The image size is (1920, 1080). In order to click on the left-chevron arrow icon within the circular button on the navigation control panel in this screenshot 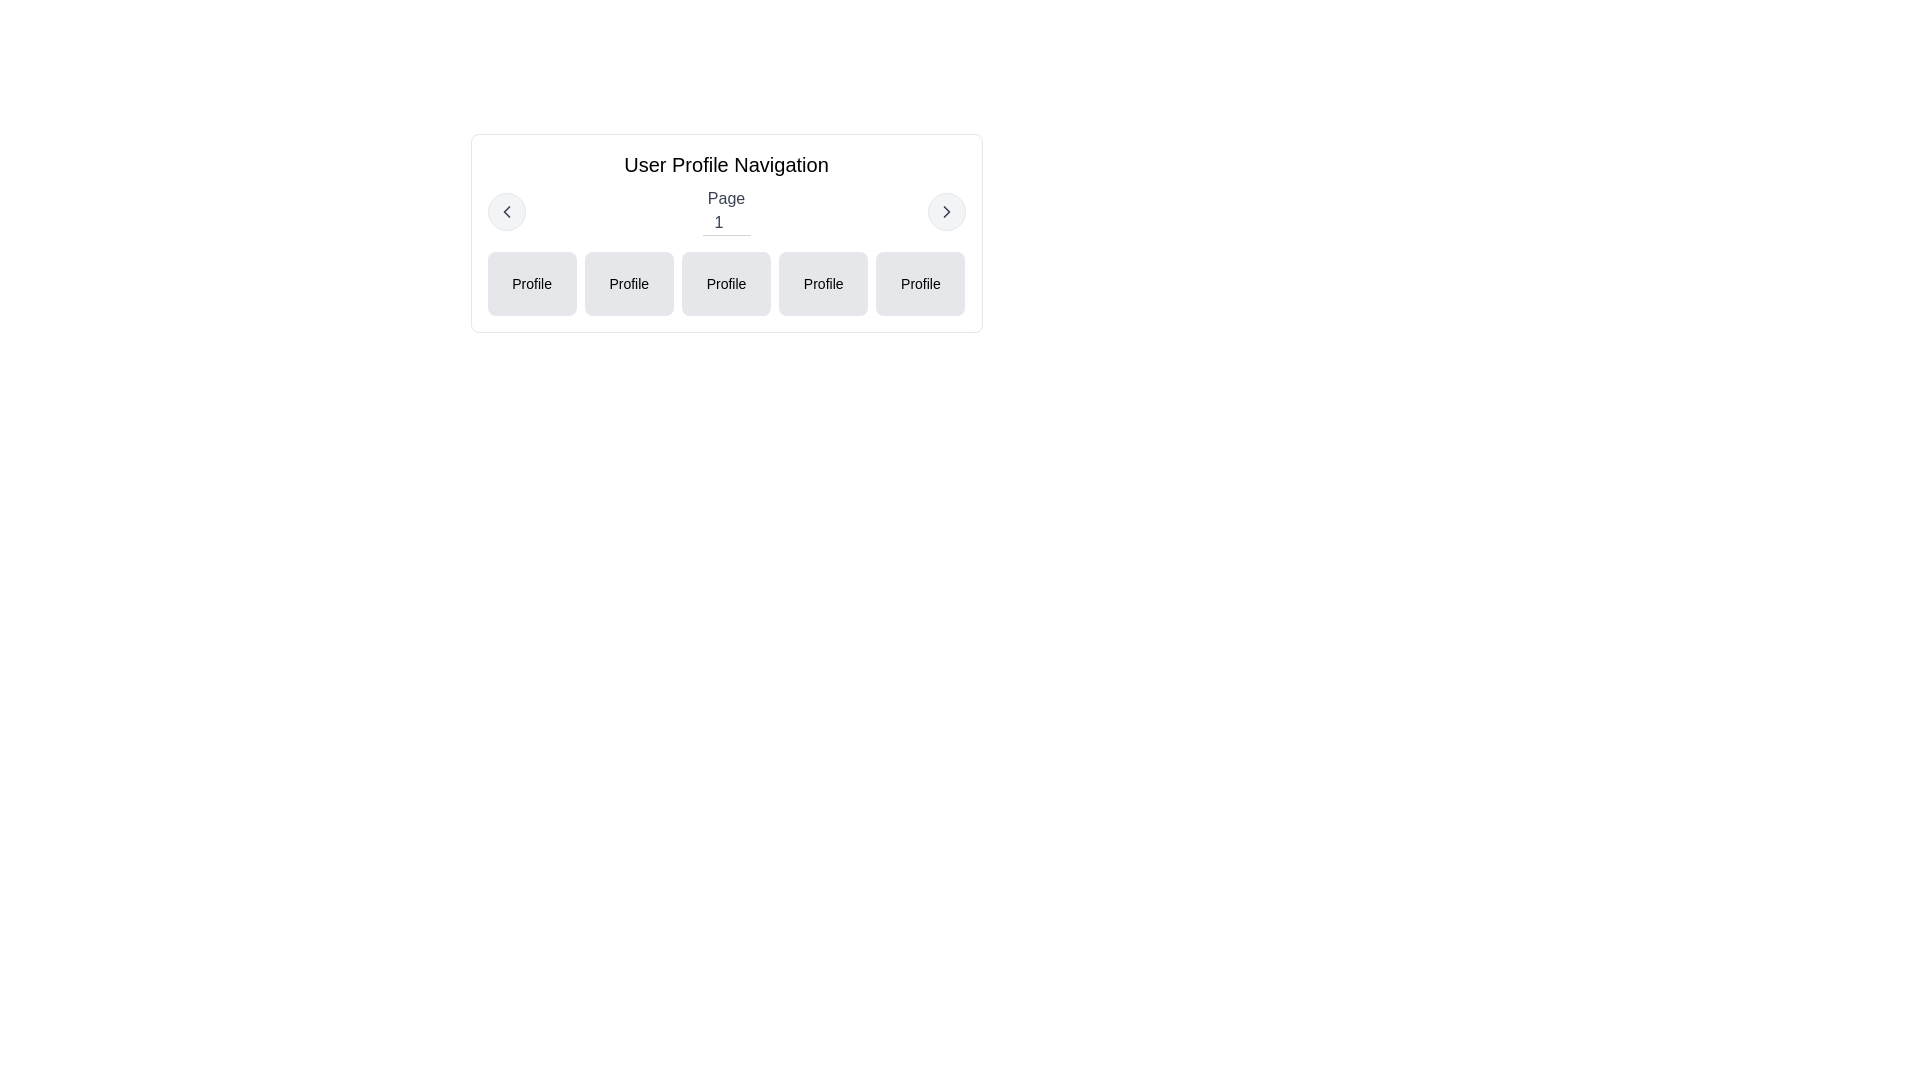, I will do `click(506, 211)`.